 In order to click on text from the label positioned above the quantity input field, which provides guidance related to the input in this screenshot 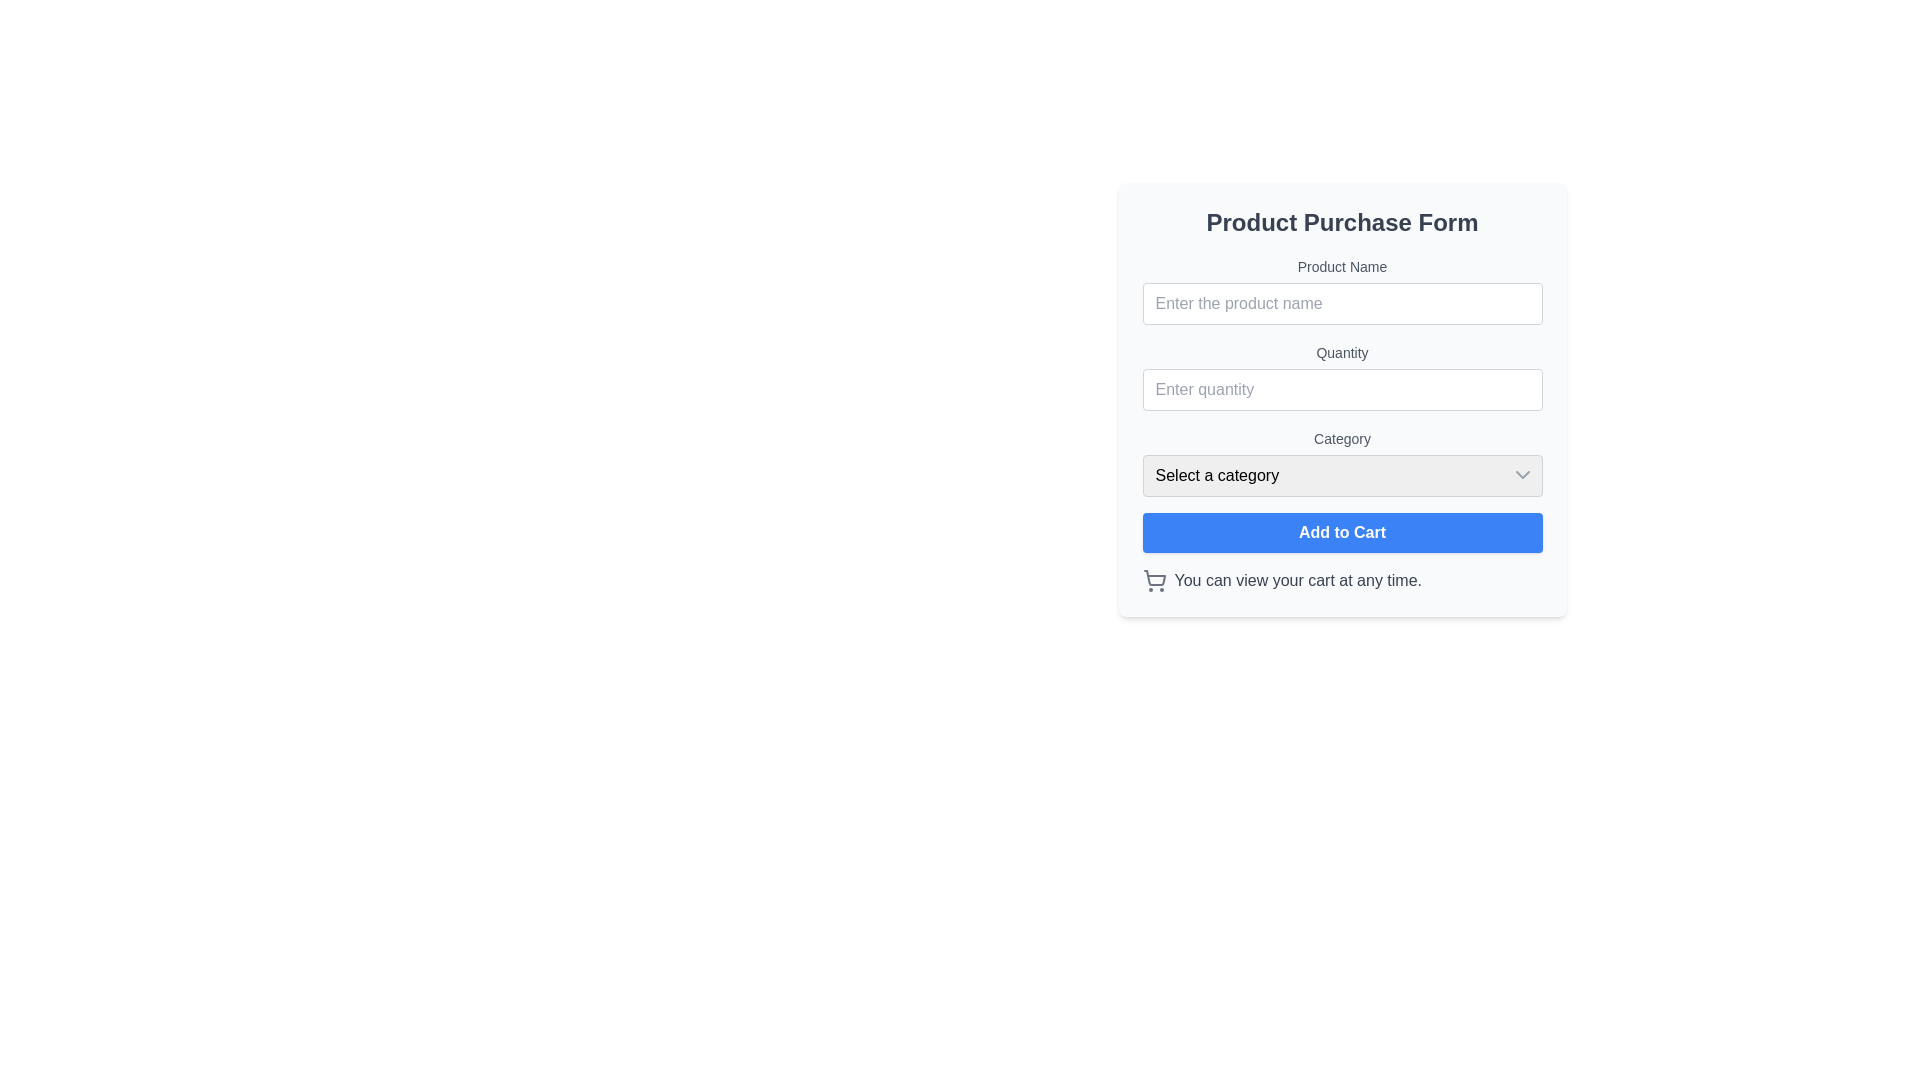, I will do `click(1342, 352)`.